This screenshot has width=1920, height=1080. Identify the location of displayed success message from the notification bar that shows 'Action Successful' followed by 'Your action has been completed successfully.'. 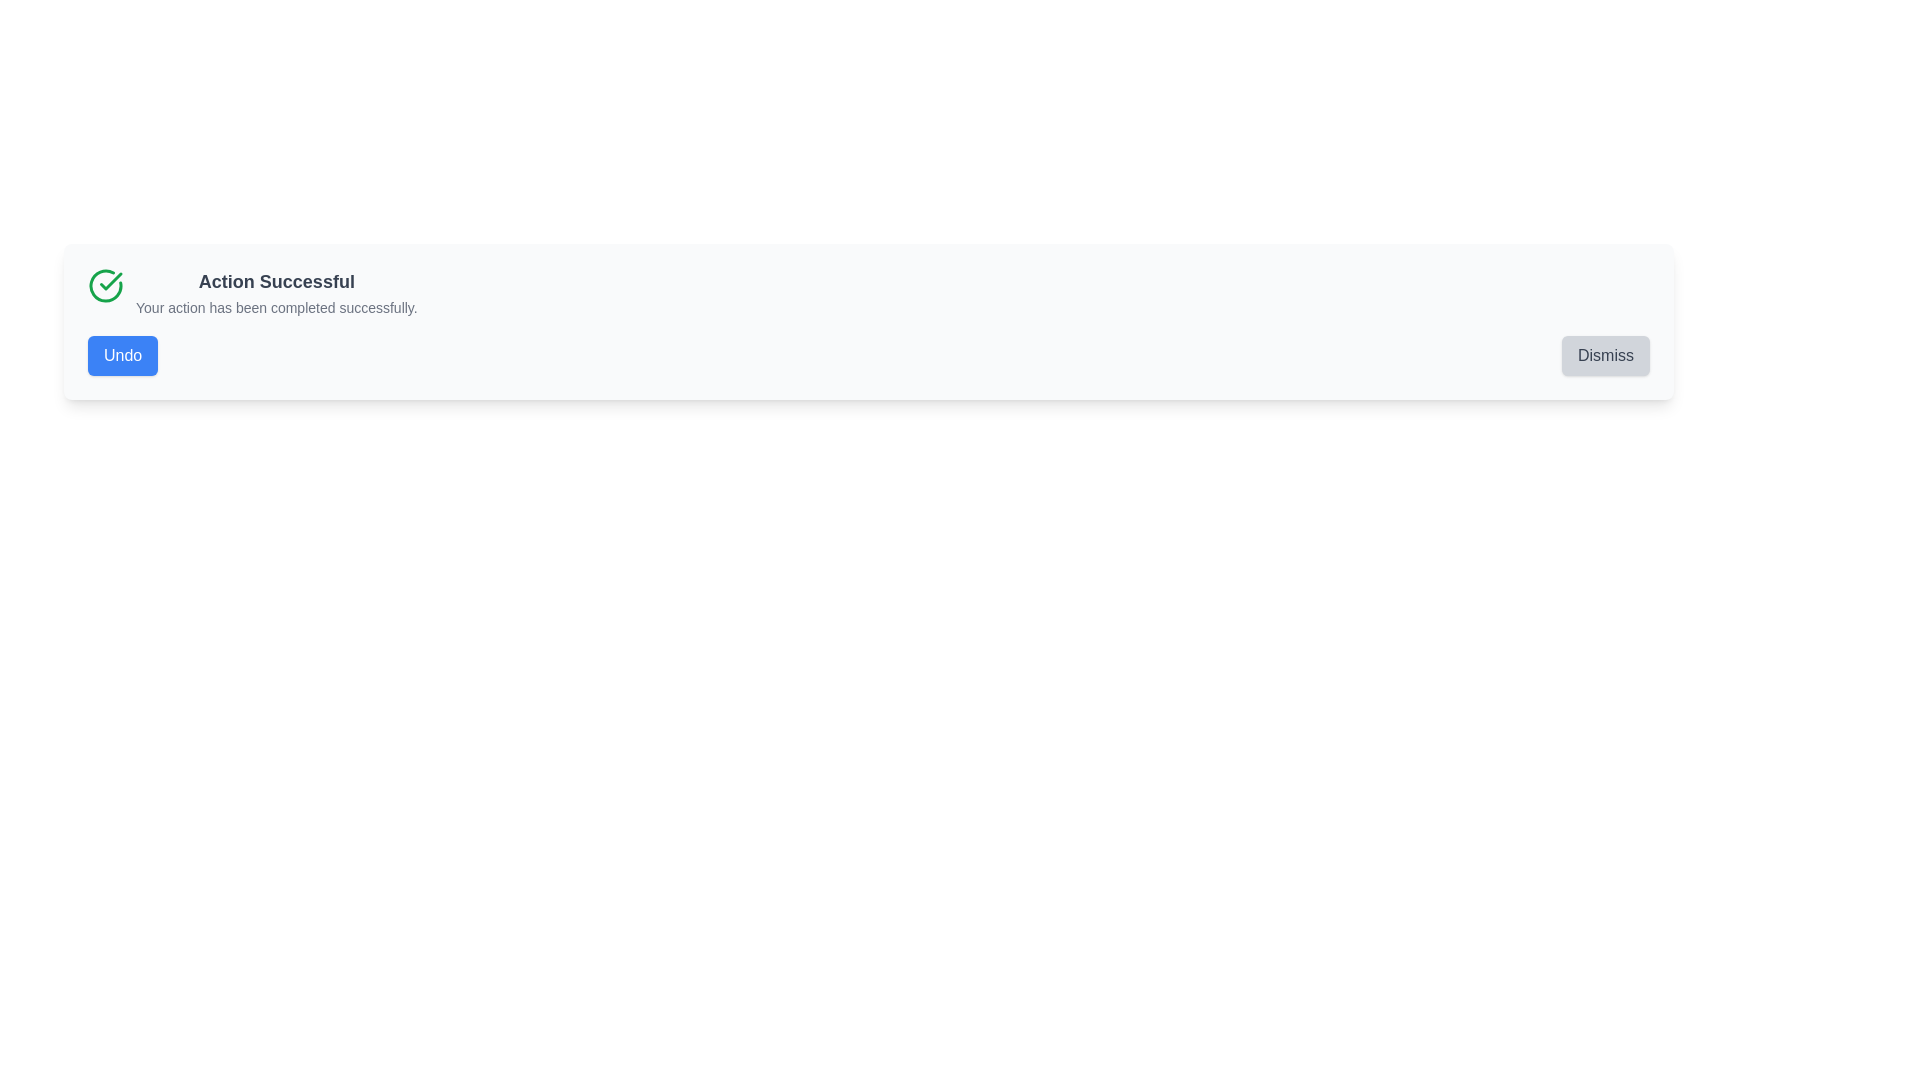
(275, 293).